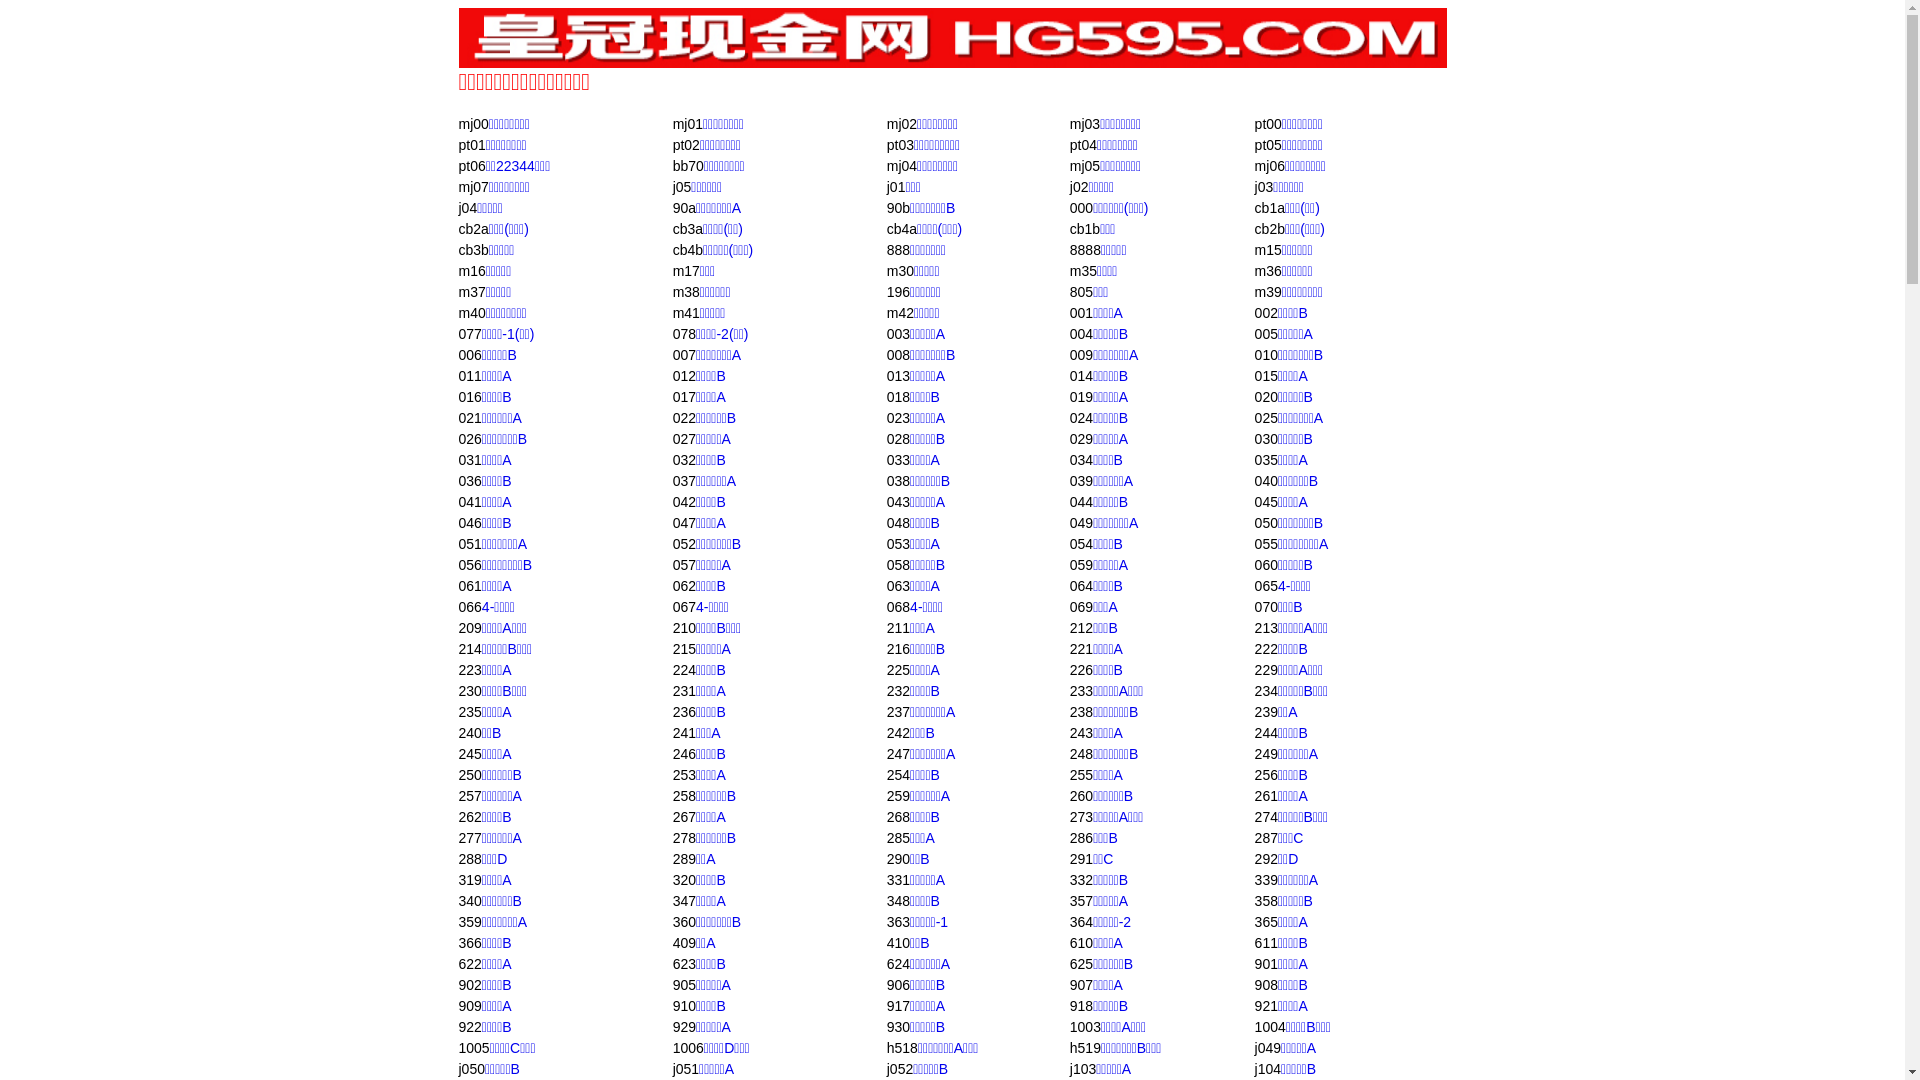 The image size is (1920, 1080). Describe the element at coordinates (897, 648) in the screenshot. I see `'216'` at that location.